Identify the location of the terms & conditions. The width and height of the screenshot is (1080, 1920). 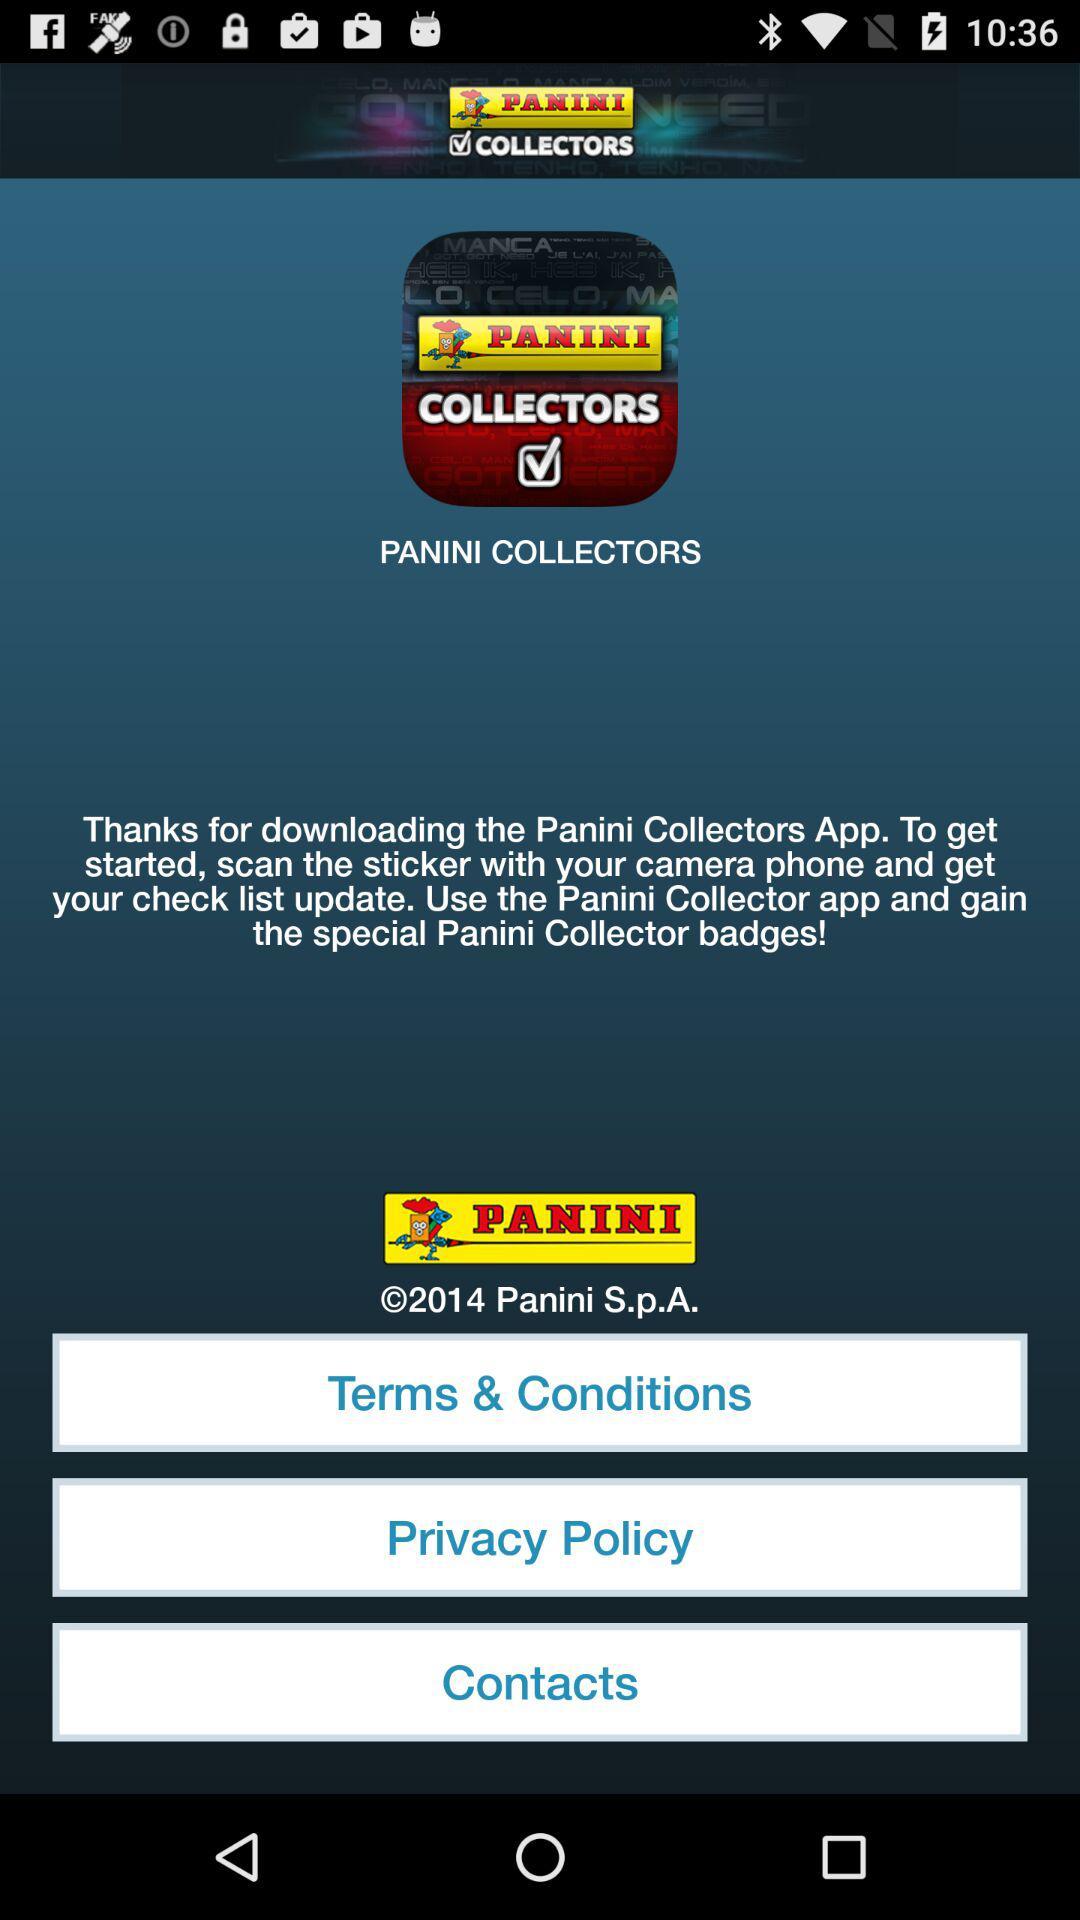
(540, 1391).